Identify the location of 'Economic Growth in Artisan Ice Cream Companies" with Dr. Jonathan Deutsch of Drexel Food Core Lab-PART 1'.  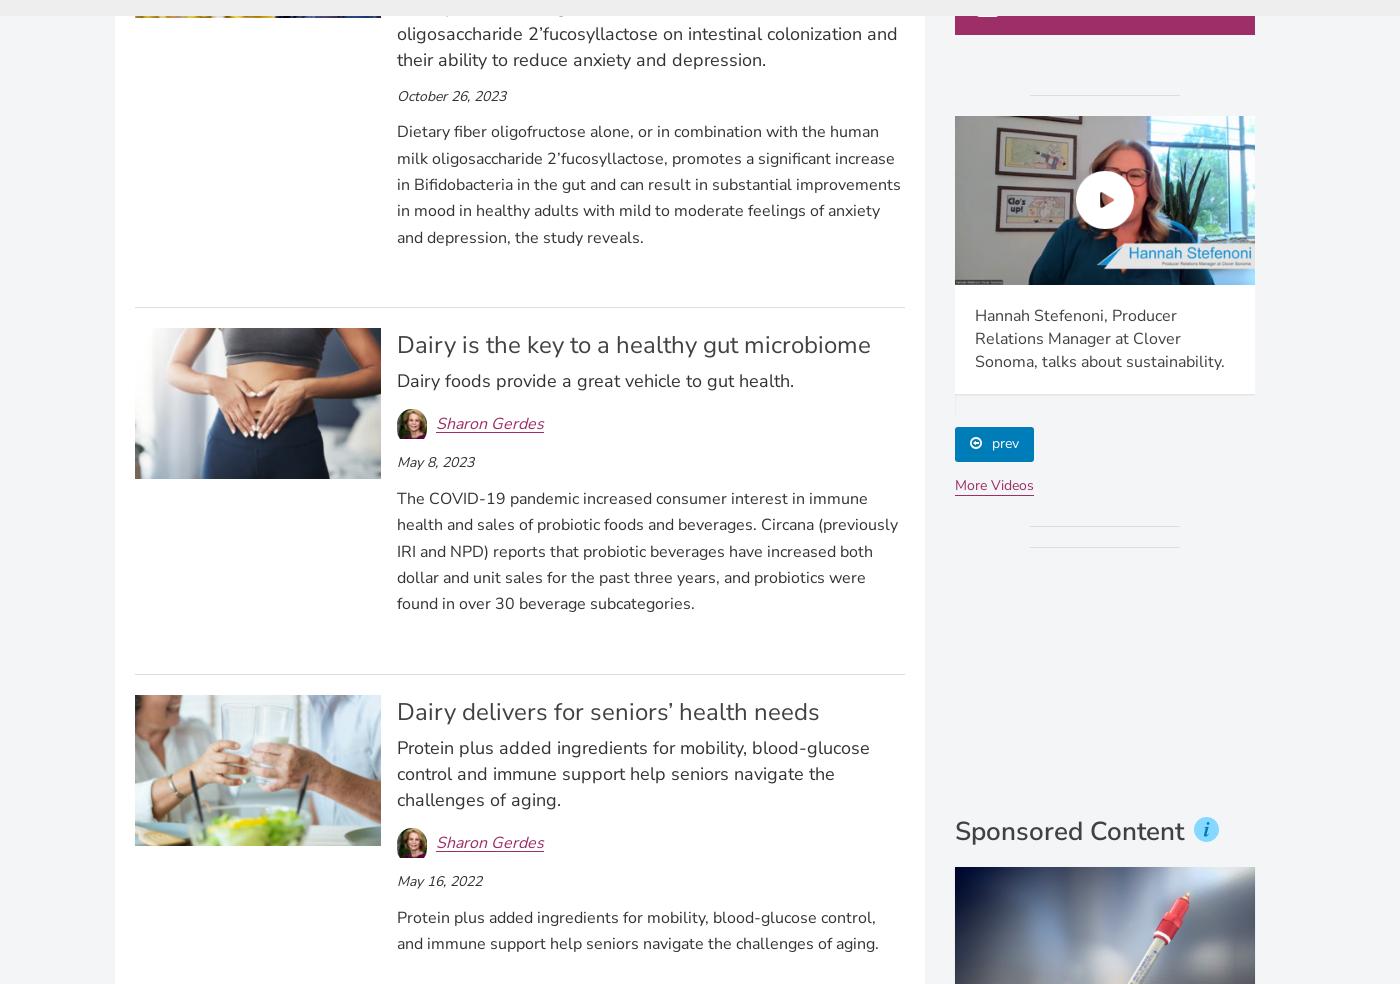
(793, 349).